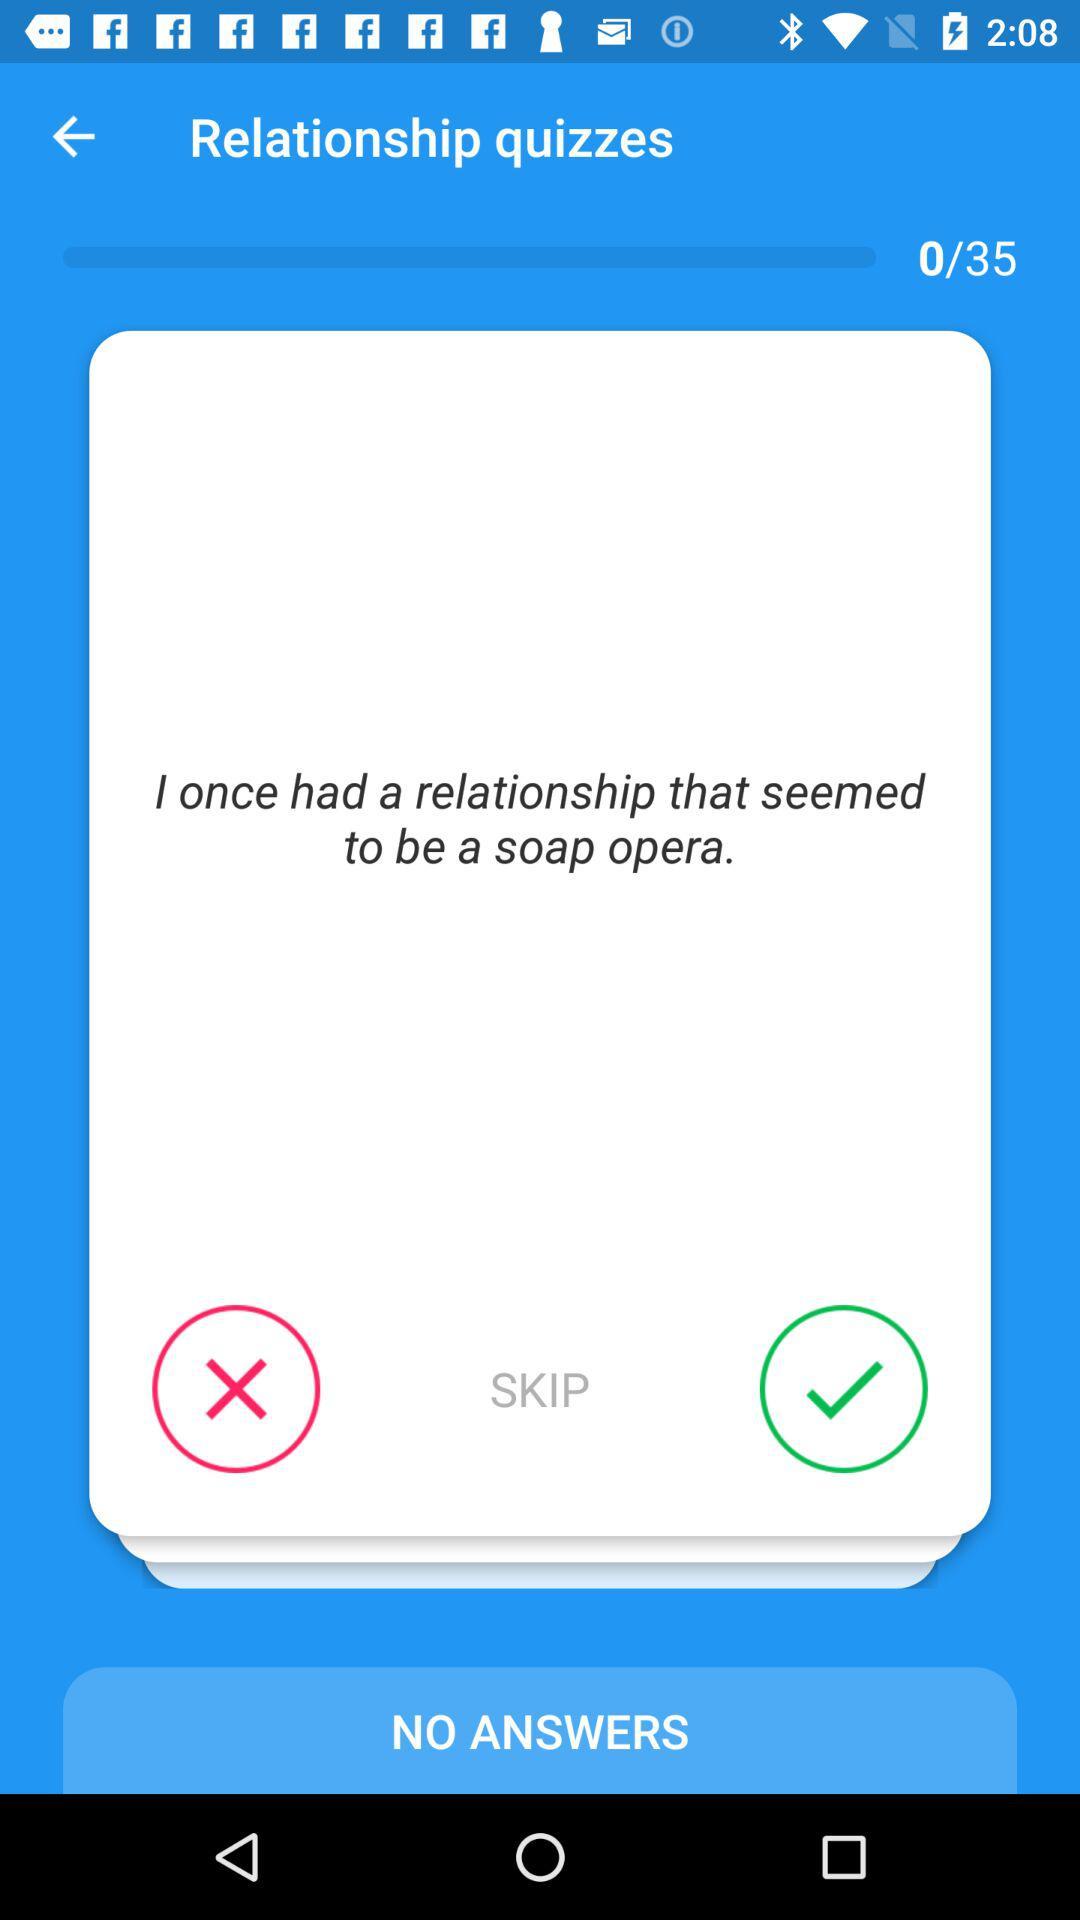  What do you see at coordinates (540, 1387) in the screenshot?
I see `skip option` at bounding box center [540, 1387].